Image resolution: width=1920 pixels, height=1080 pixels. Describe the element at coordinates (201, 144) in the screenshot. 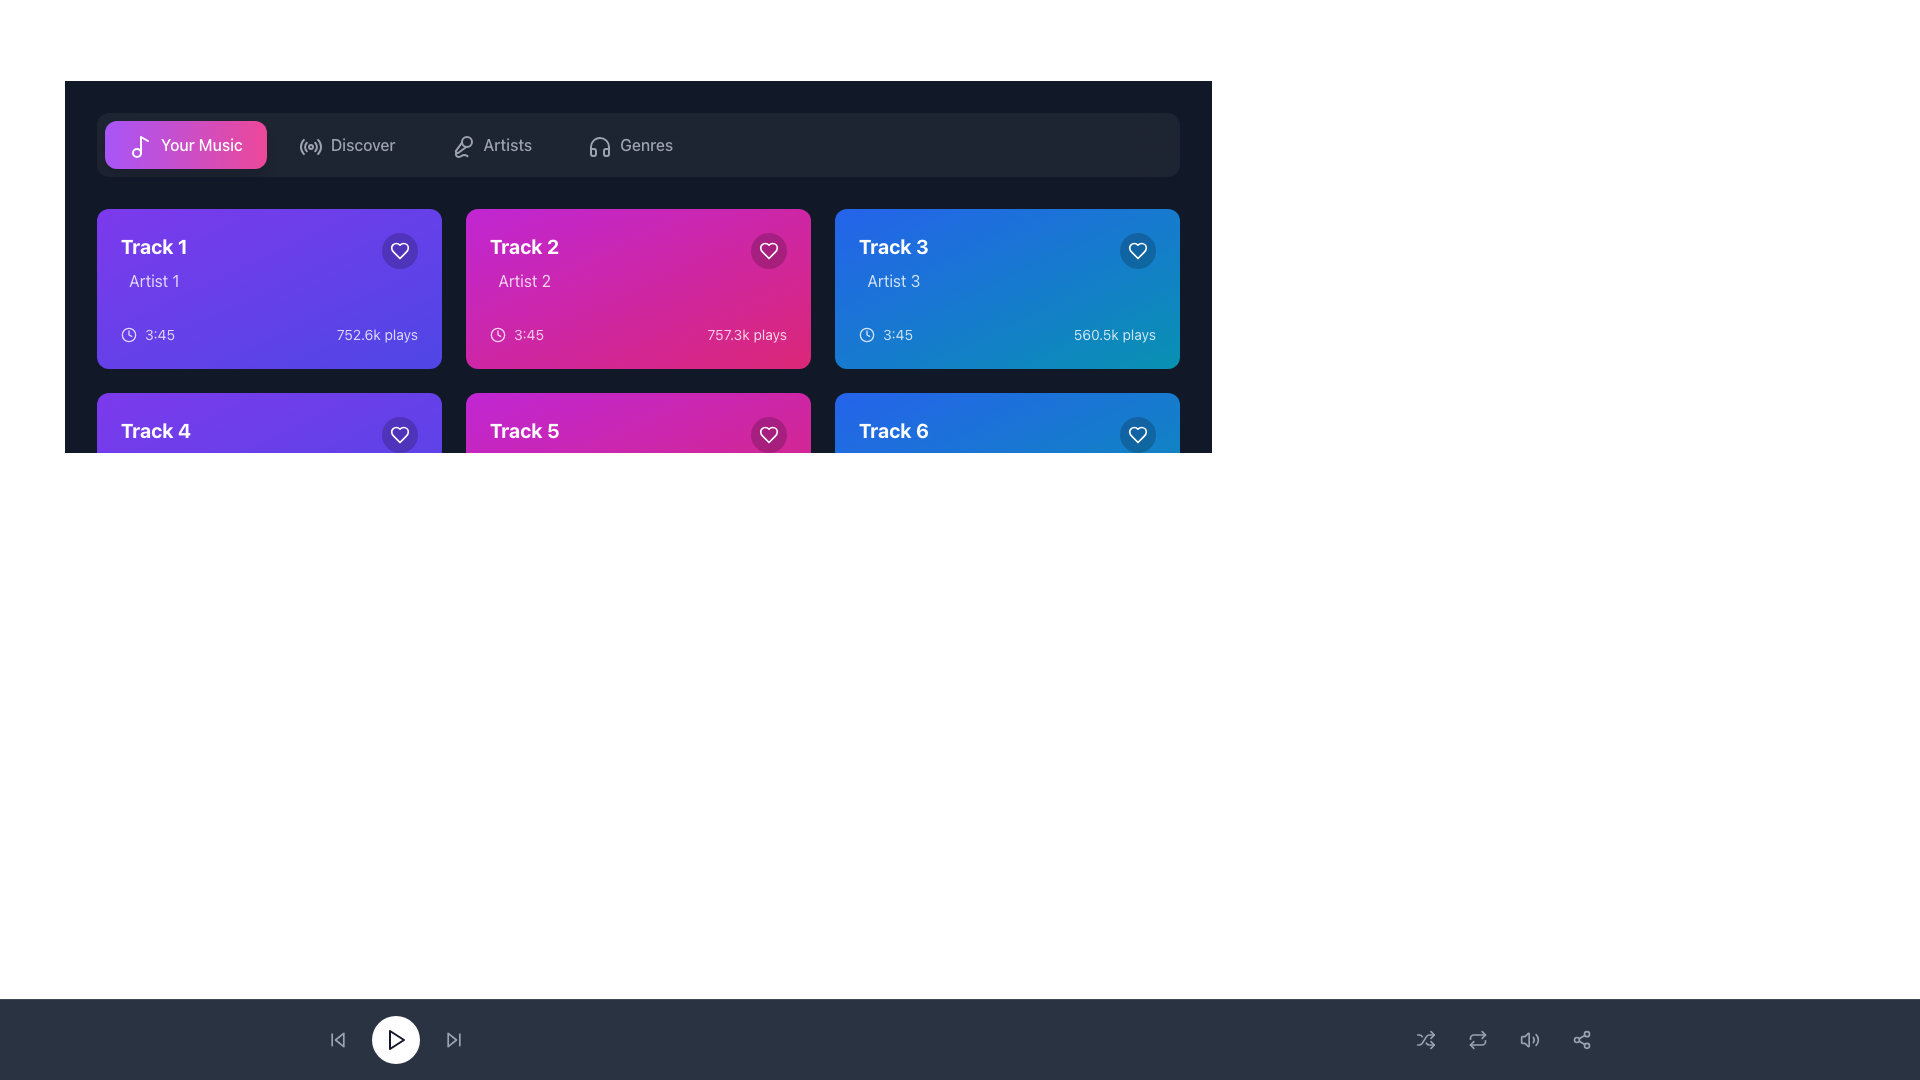

I see `the text label 'Your Music' which is styled with a white font color and positioned over a gradient background, located in the top left of the interface next to a musical note icon` at that location.